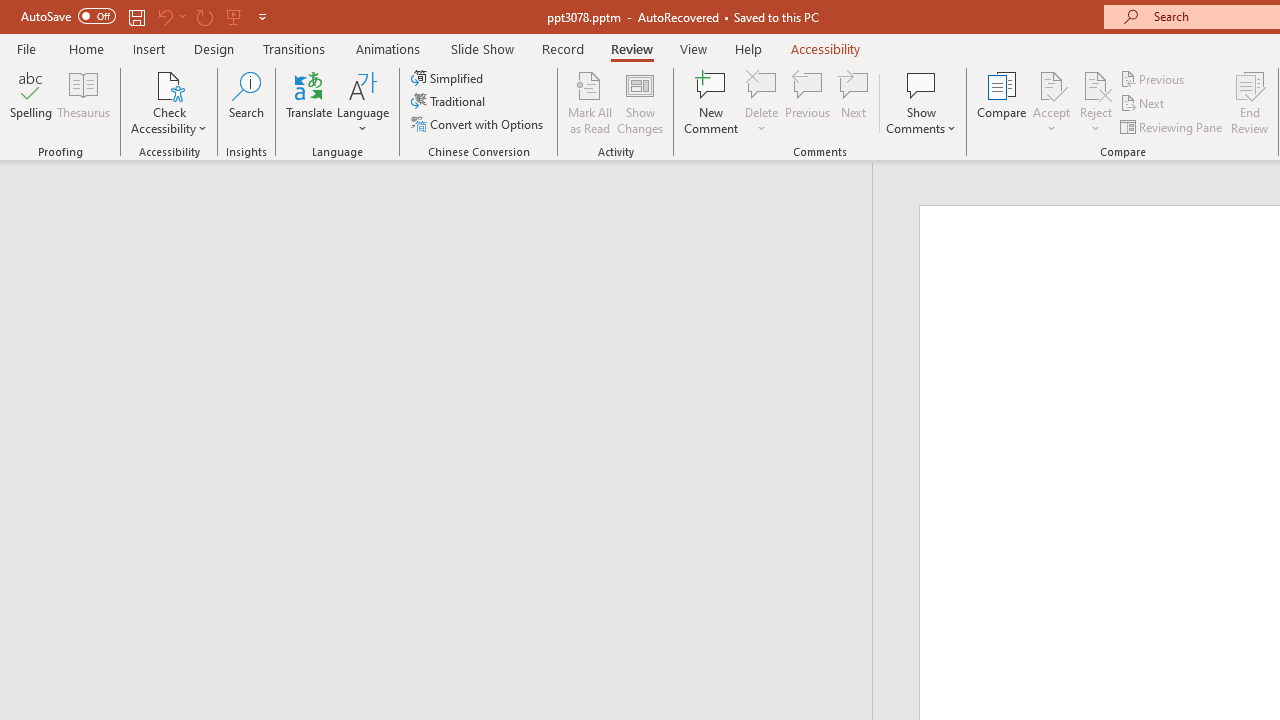 This screenshot has height=720, width=1280. Describe the element at coordinates (1153, 78) in the screenshot. I see `'Previous'` at that location.